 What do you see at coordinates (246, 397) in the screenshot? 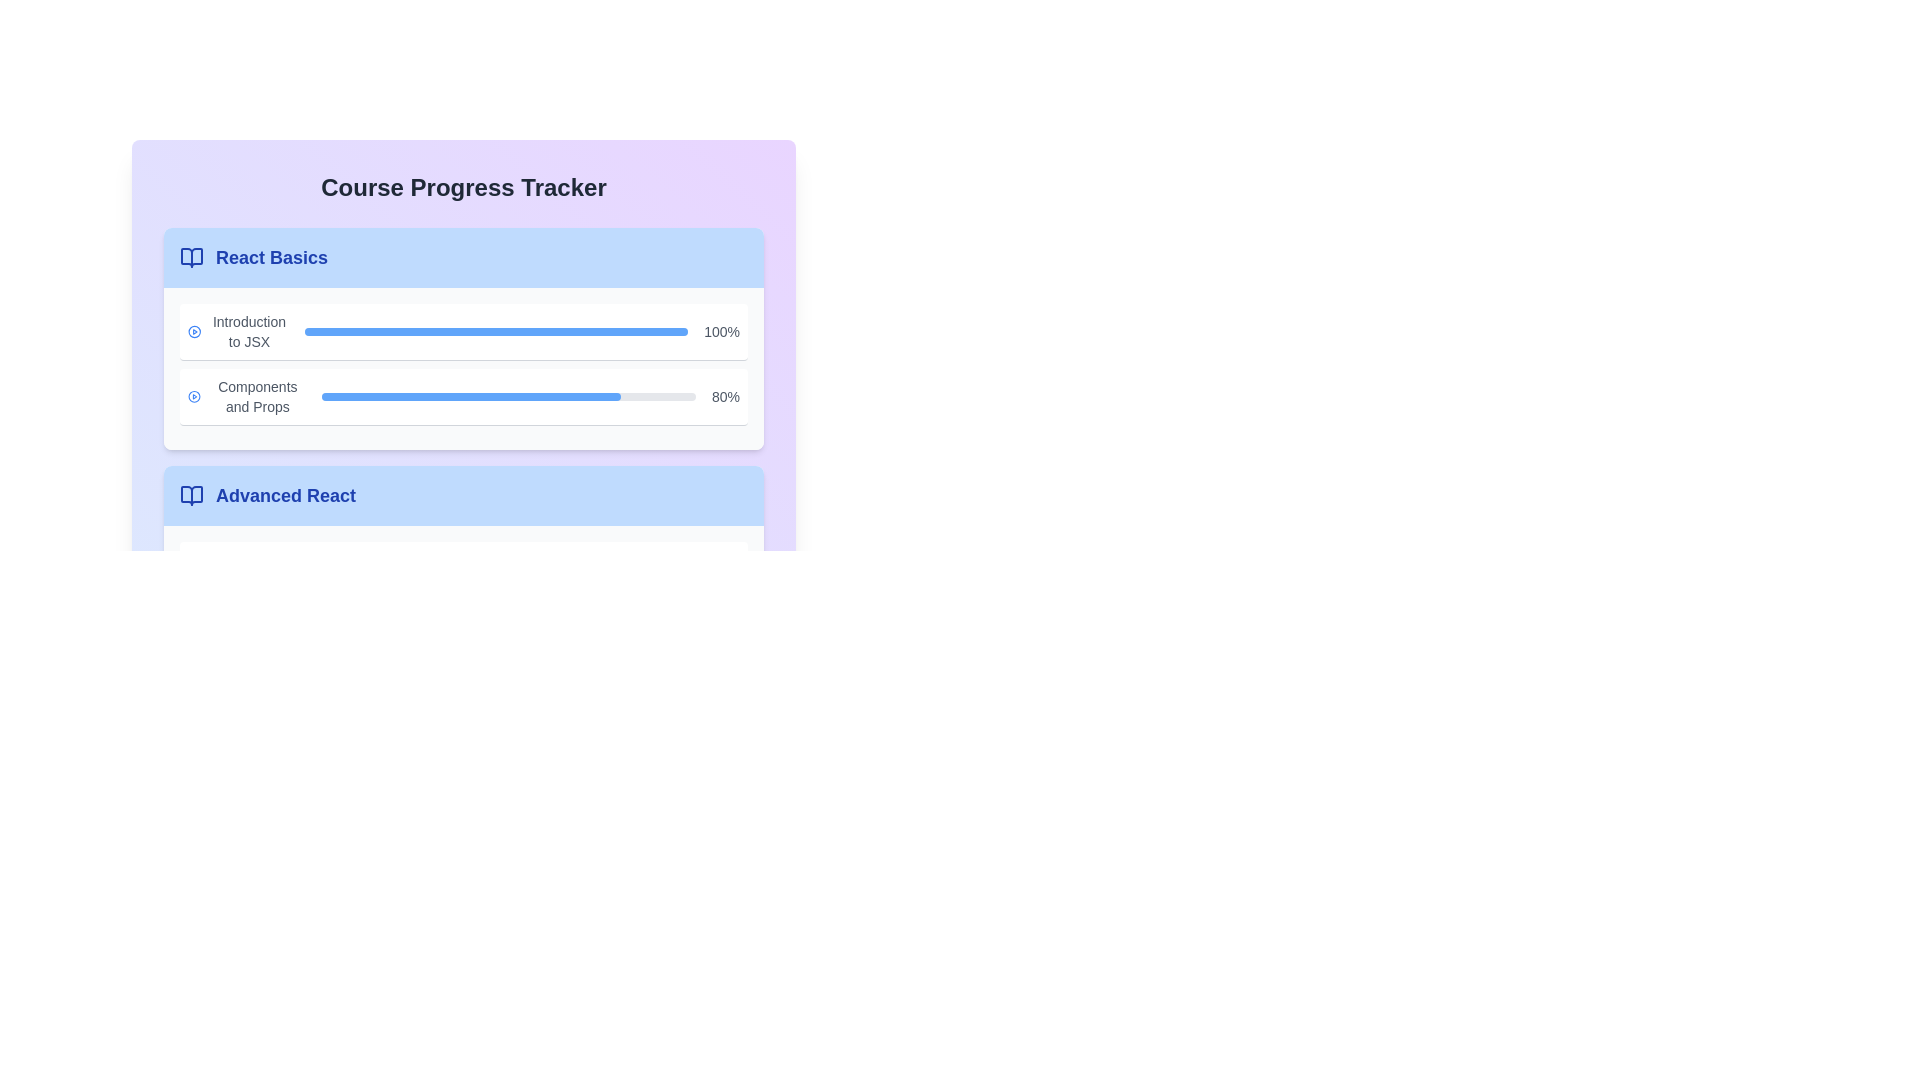
I see `the 'Components and Props' label, which features a small circular play icon on the left` at bounding box center [246, 397].